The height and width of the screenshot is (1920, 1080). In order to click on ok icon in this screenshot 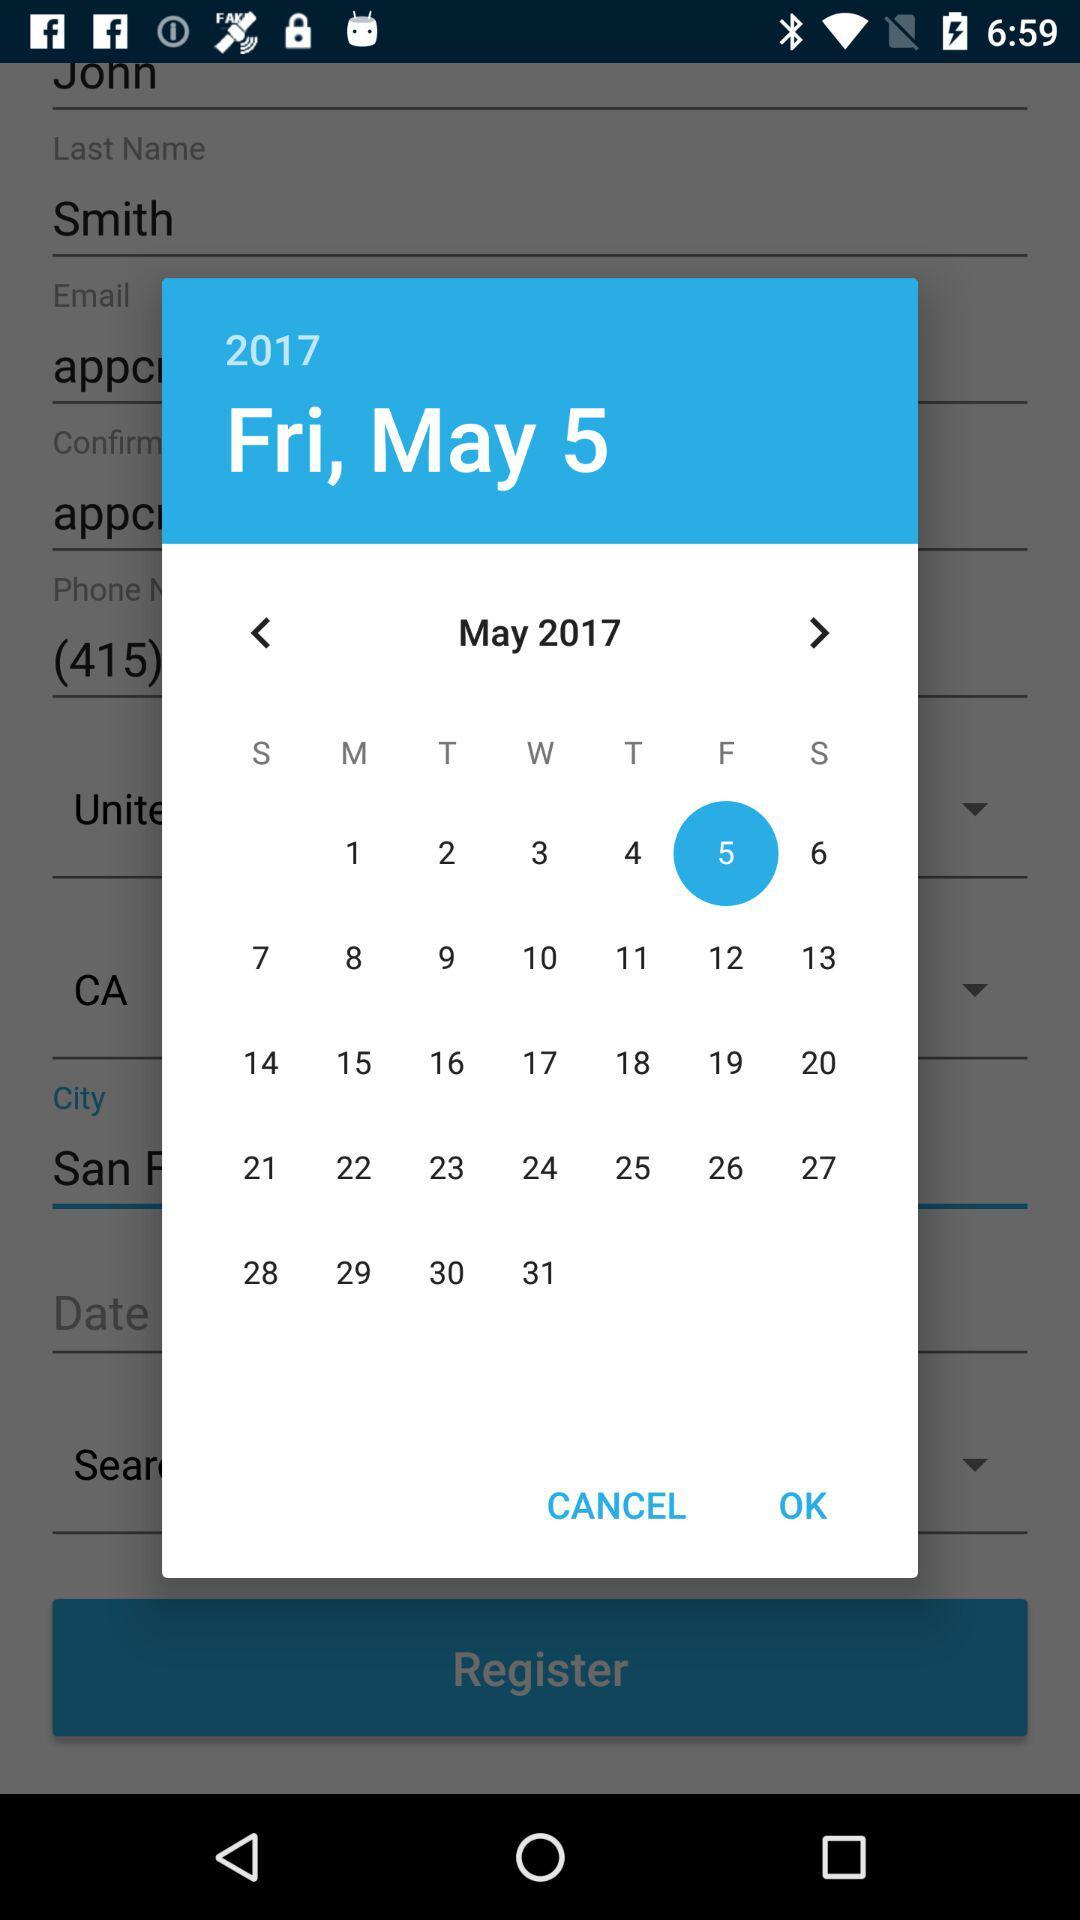, I will do `click(801, 1504)`.